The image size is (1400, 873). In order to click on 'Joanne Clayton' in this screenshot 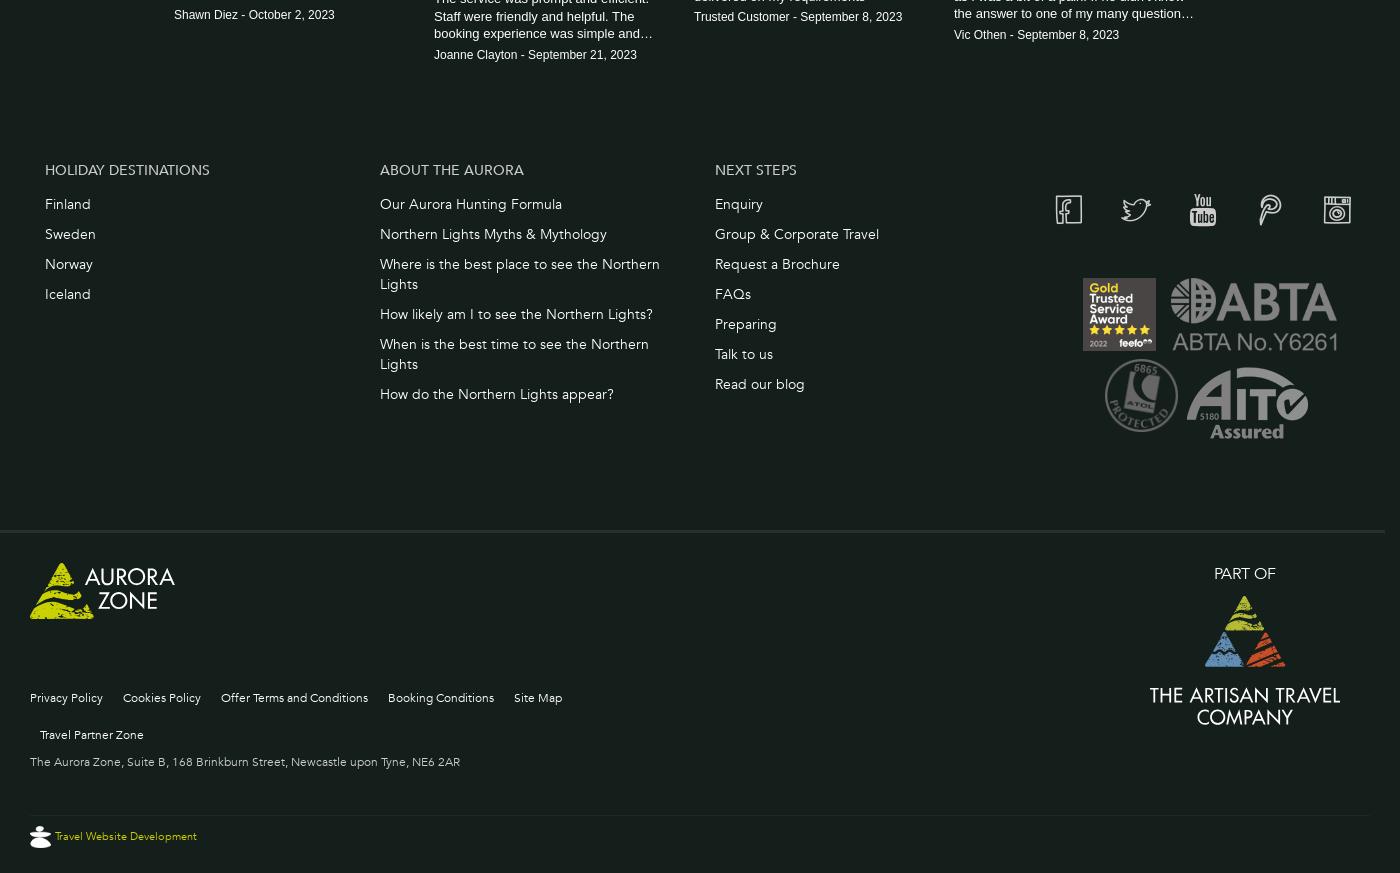, I will do `click(475, 53)`.